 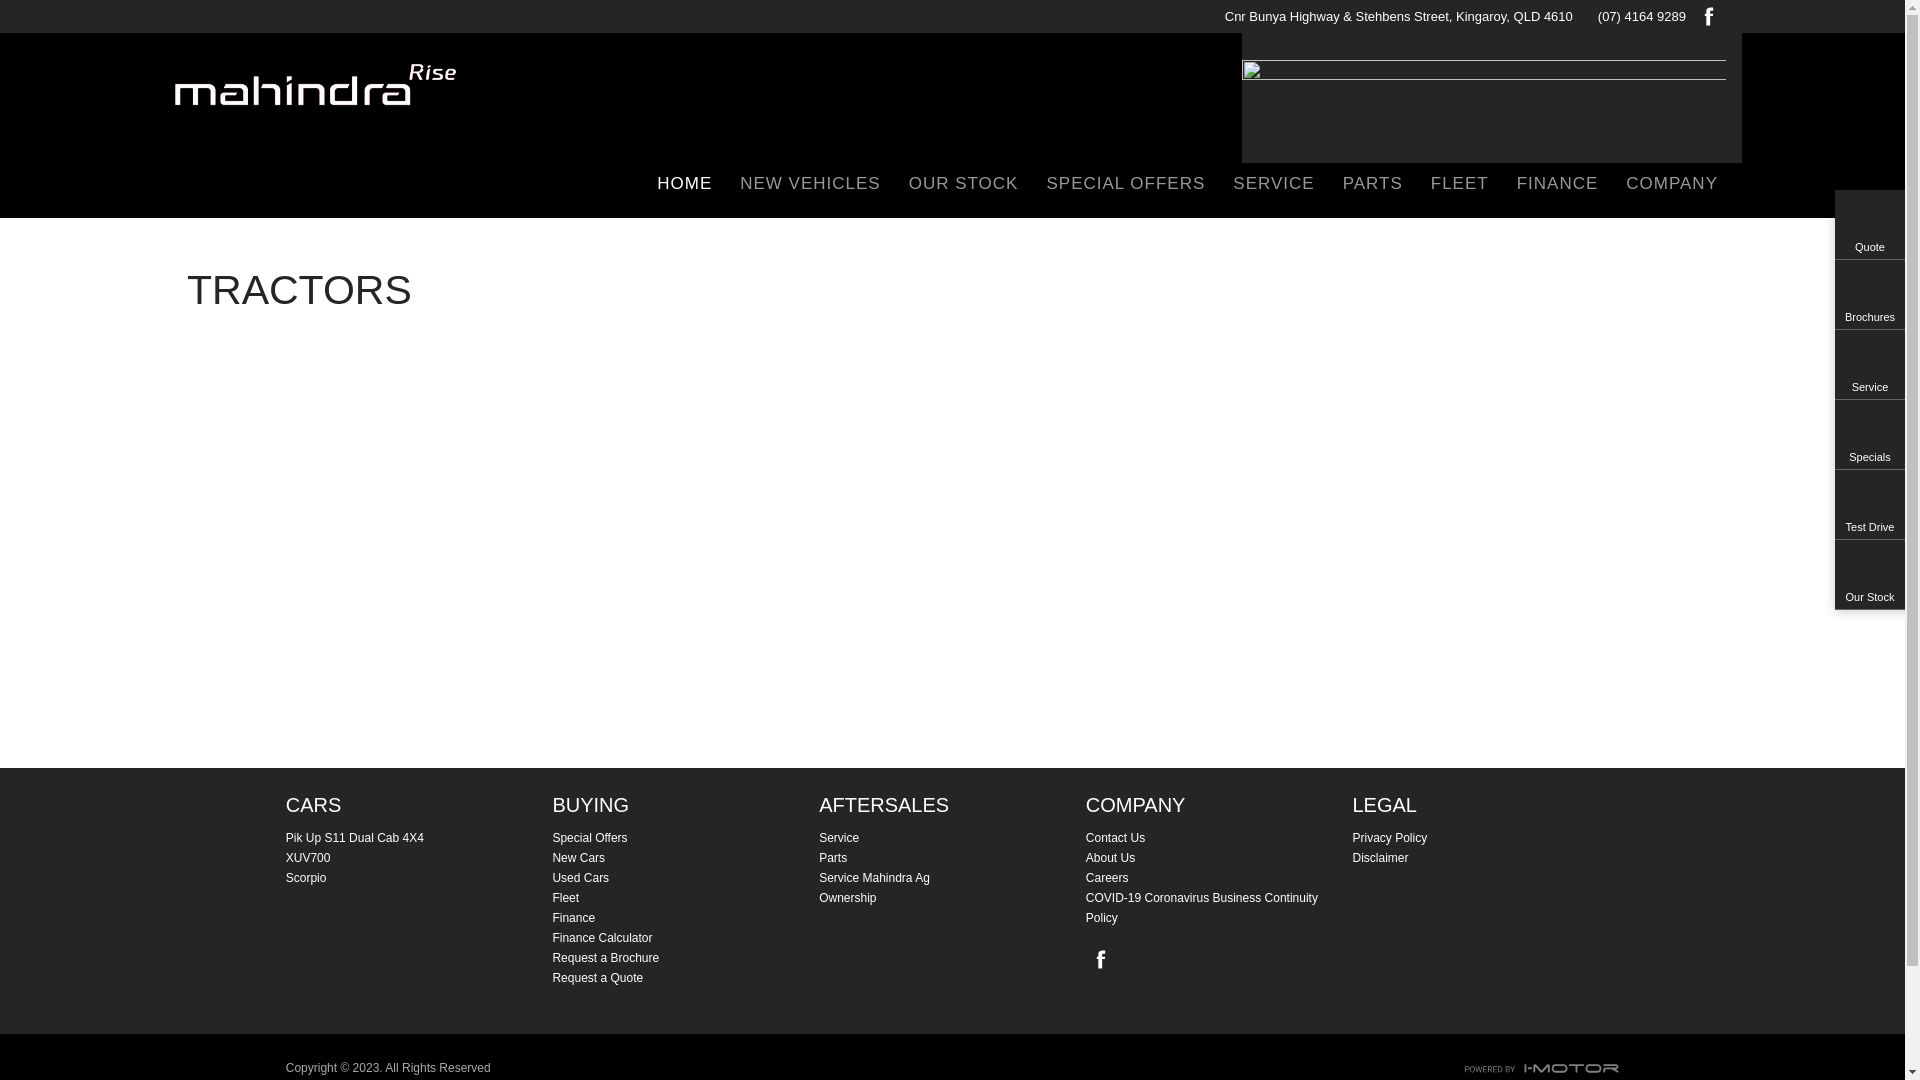 I want to click on 'Used Cars', so click(x=685, y=877).